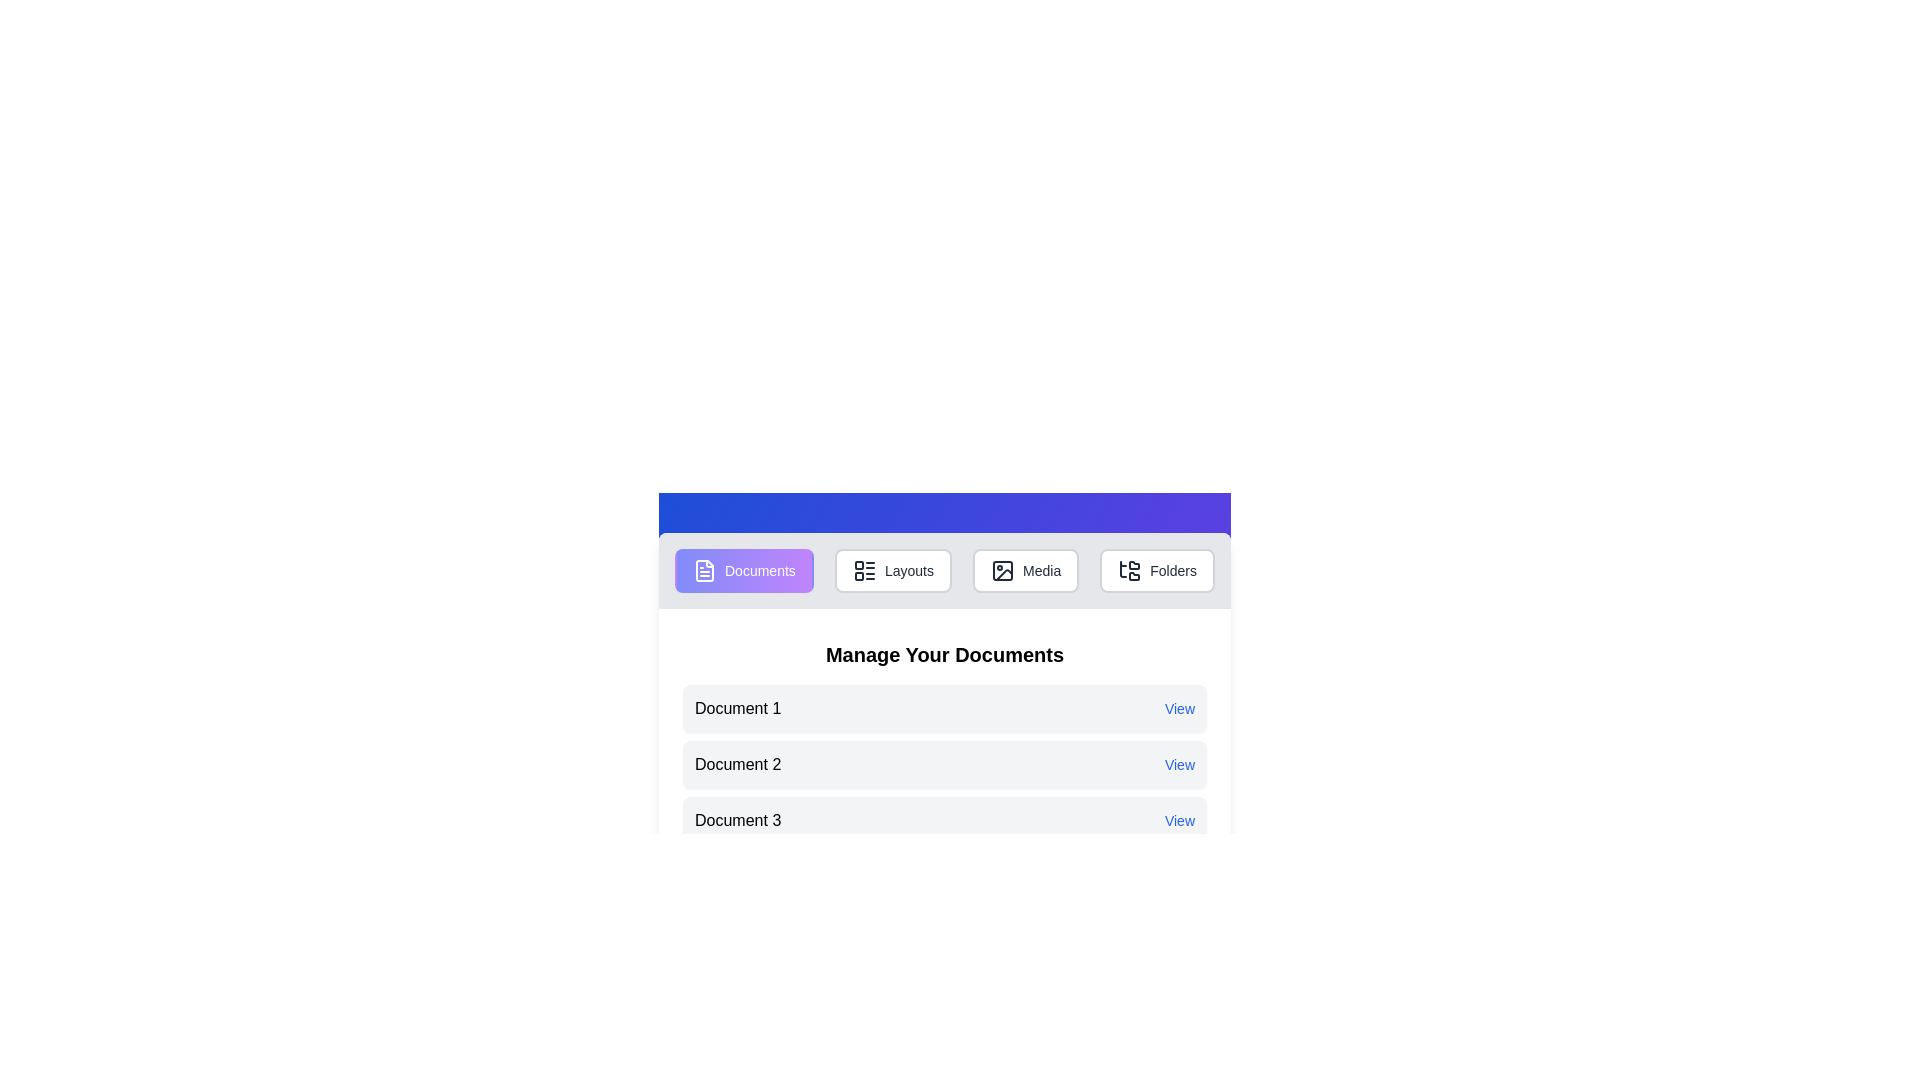 The image size is (1920, 1080). Describe the element at coordinates (1130, 570) in the screenshot. I see `the leftmost icon of the 'Folders' button in the top navigation bar` at that location.